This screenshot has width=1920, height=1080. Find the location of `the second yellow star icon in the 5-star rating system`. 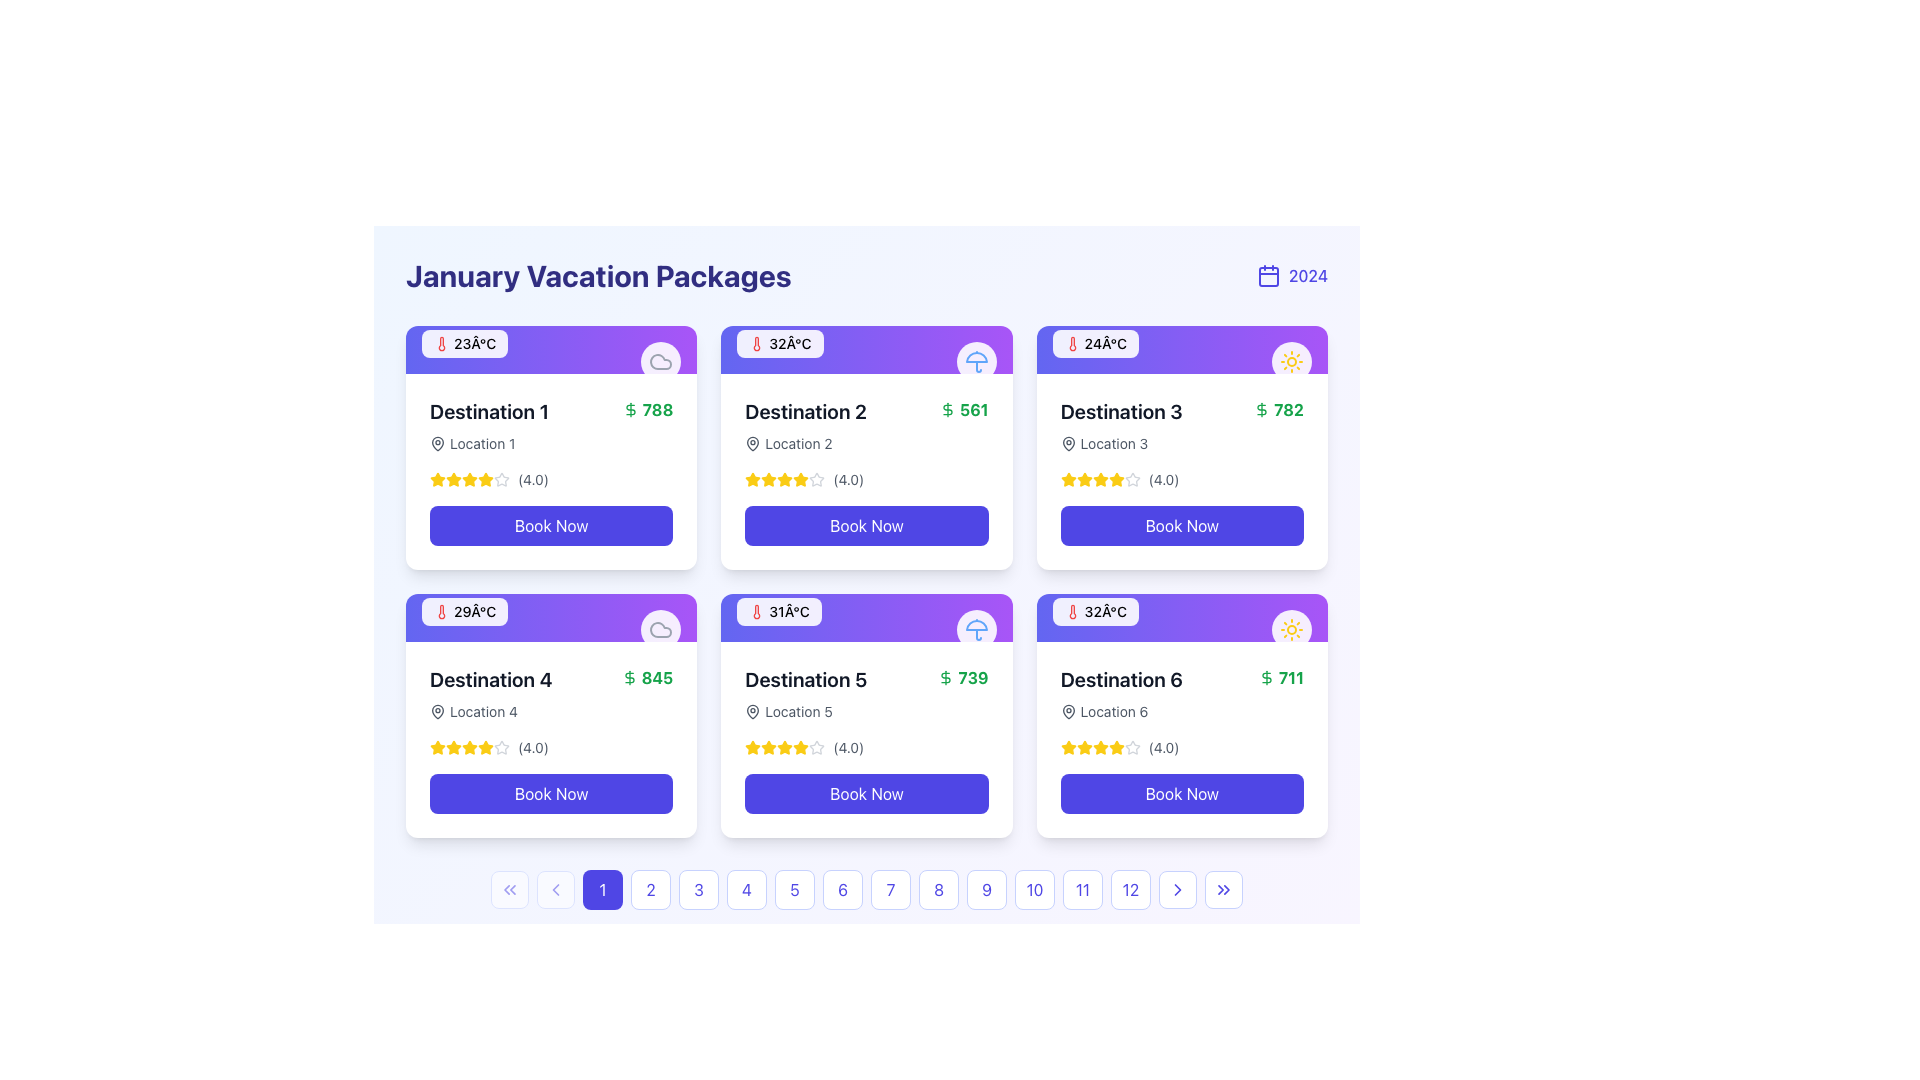

the second yellow star icon in the 5-star rating system is located at coordinates (453, 479).